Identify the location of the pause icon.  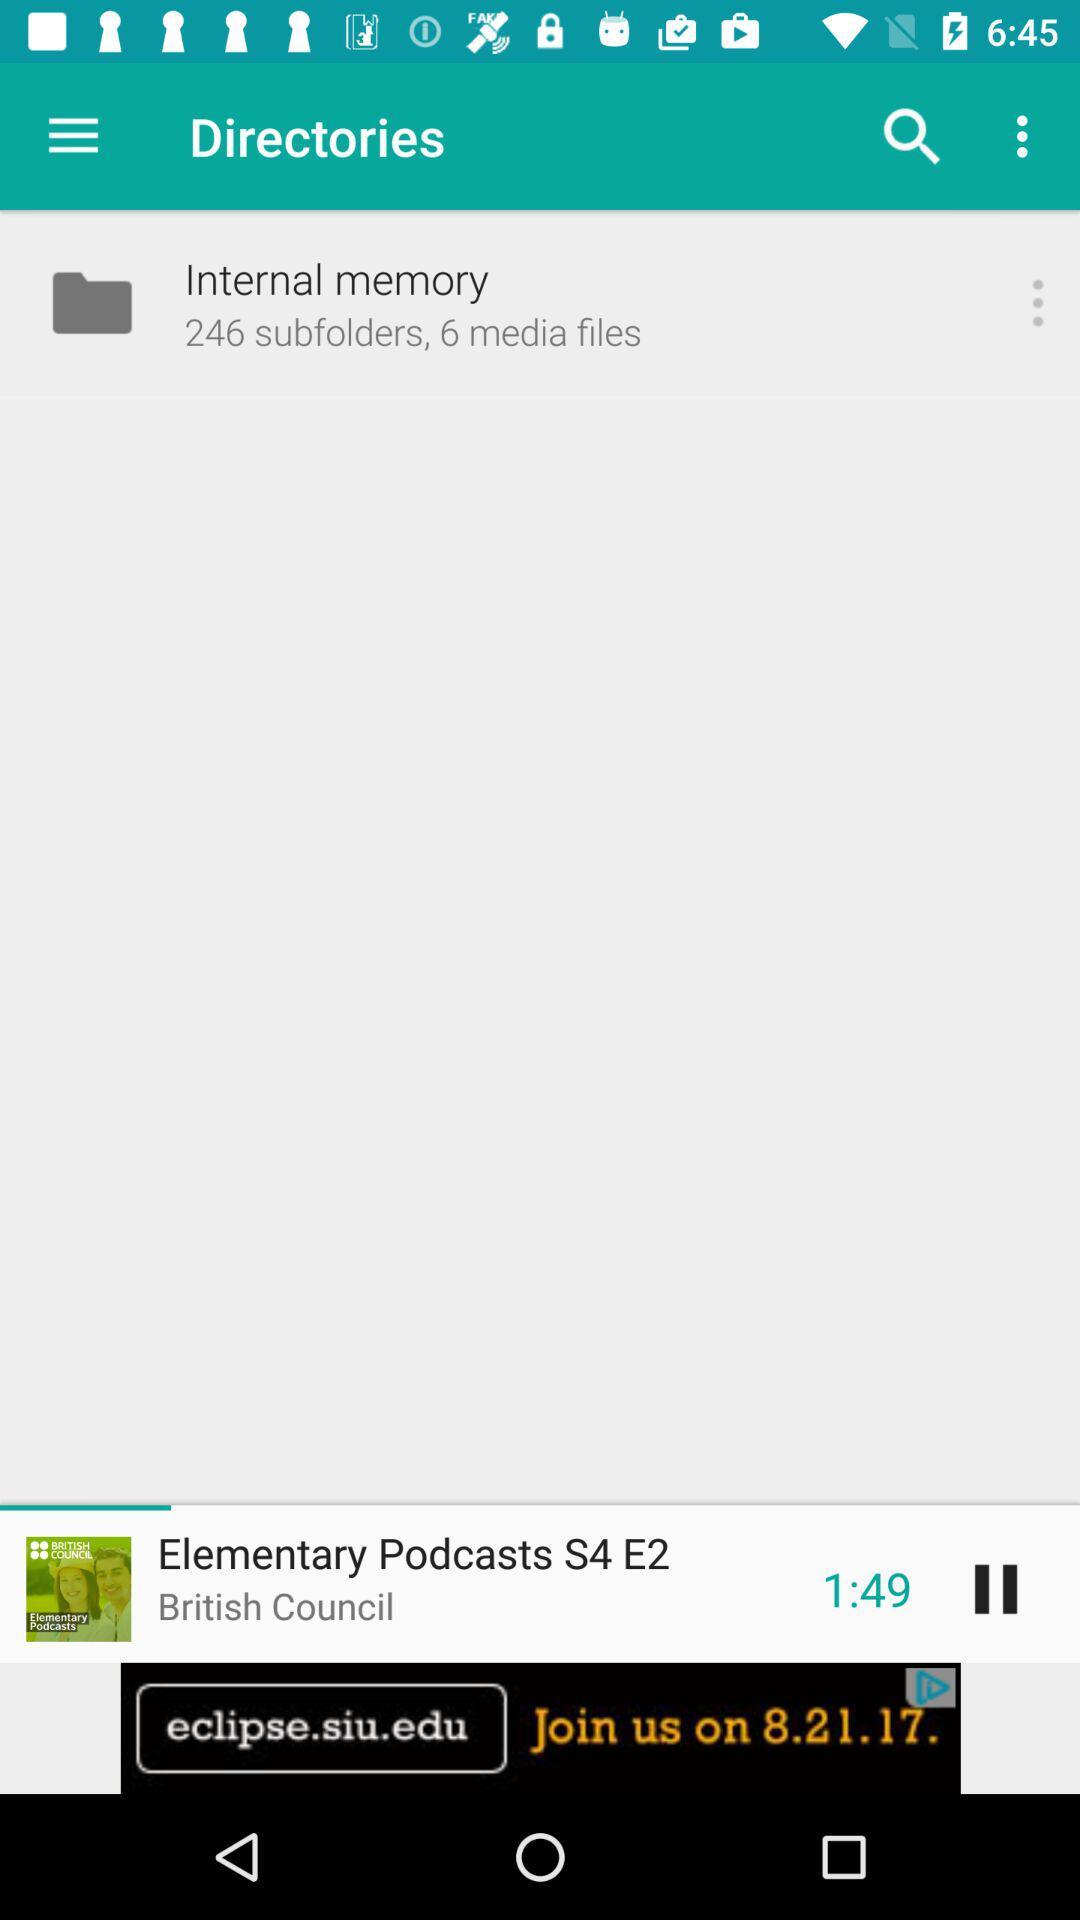
(995, 1588).